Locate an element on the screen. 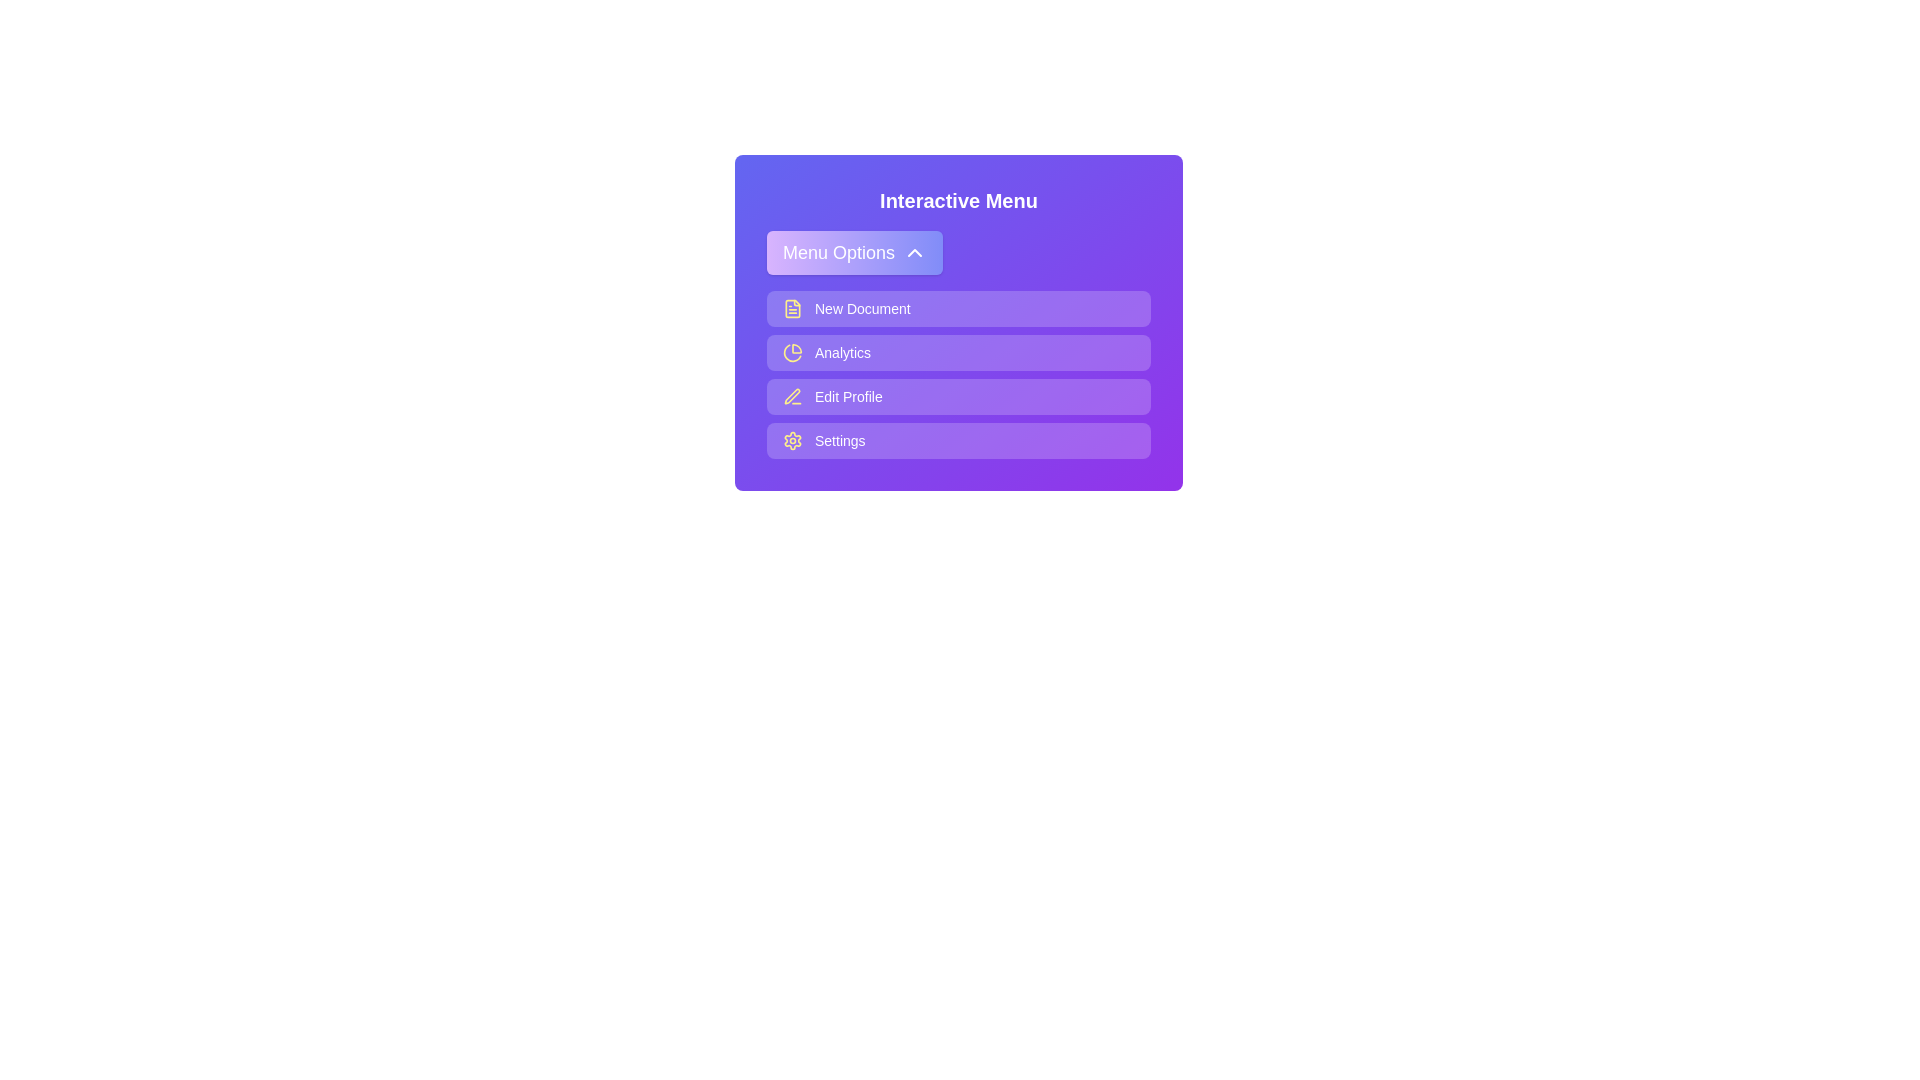 The image size is (1920, 1080). the Decorative icon representing the 'New Document' menu option, which is located at the topmost entry of a vertical menu list is located at coordinates (791, 308).